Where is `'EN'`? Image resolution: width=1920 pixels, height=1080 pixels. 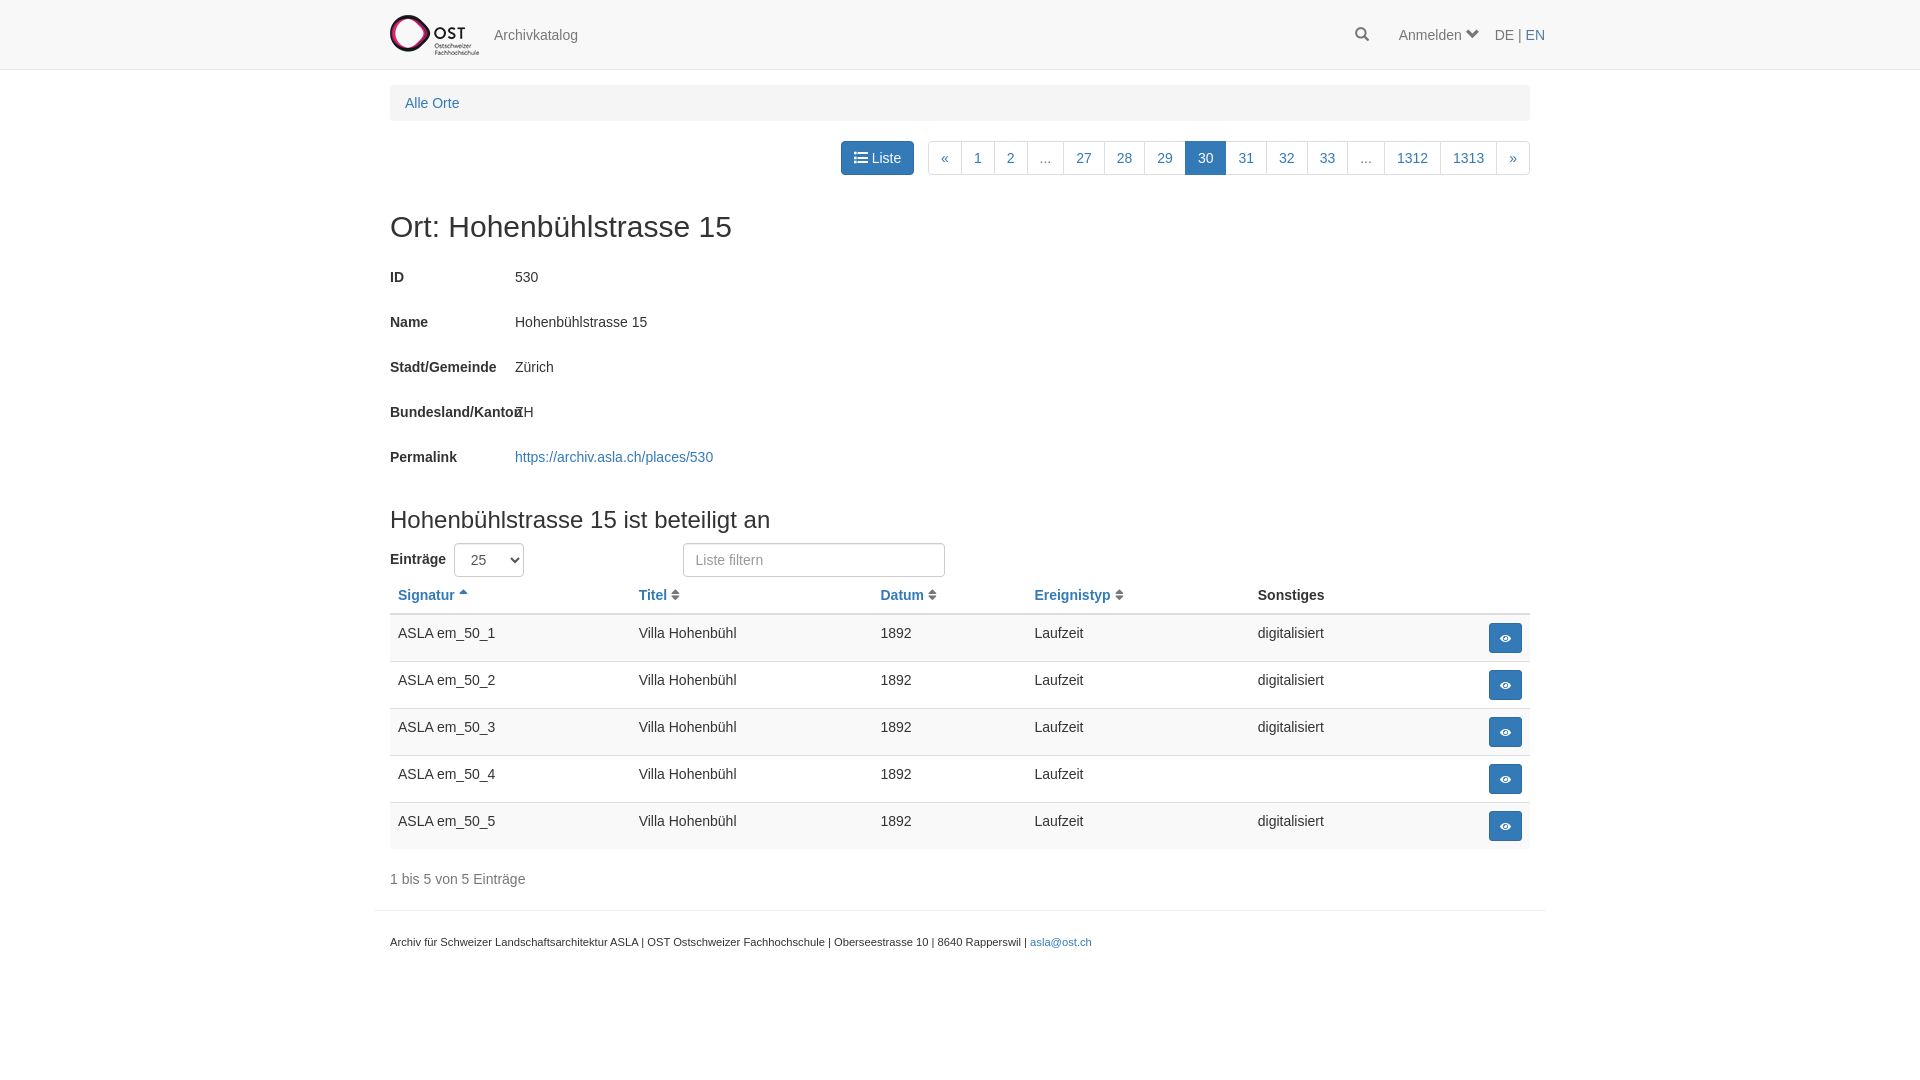
'EN' is located at coordinates (1534, 34).